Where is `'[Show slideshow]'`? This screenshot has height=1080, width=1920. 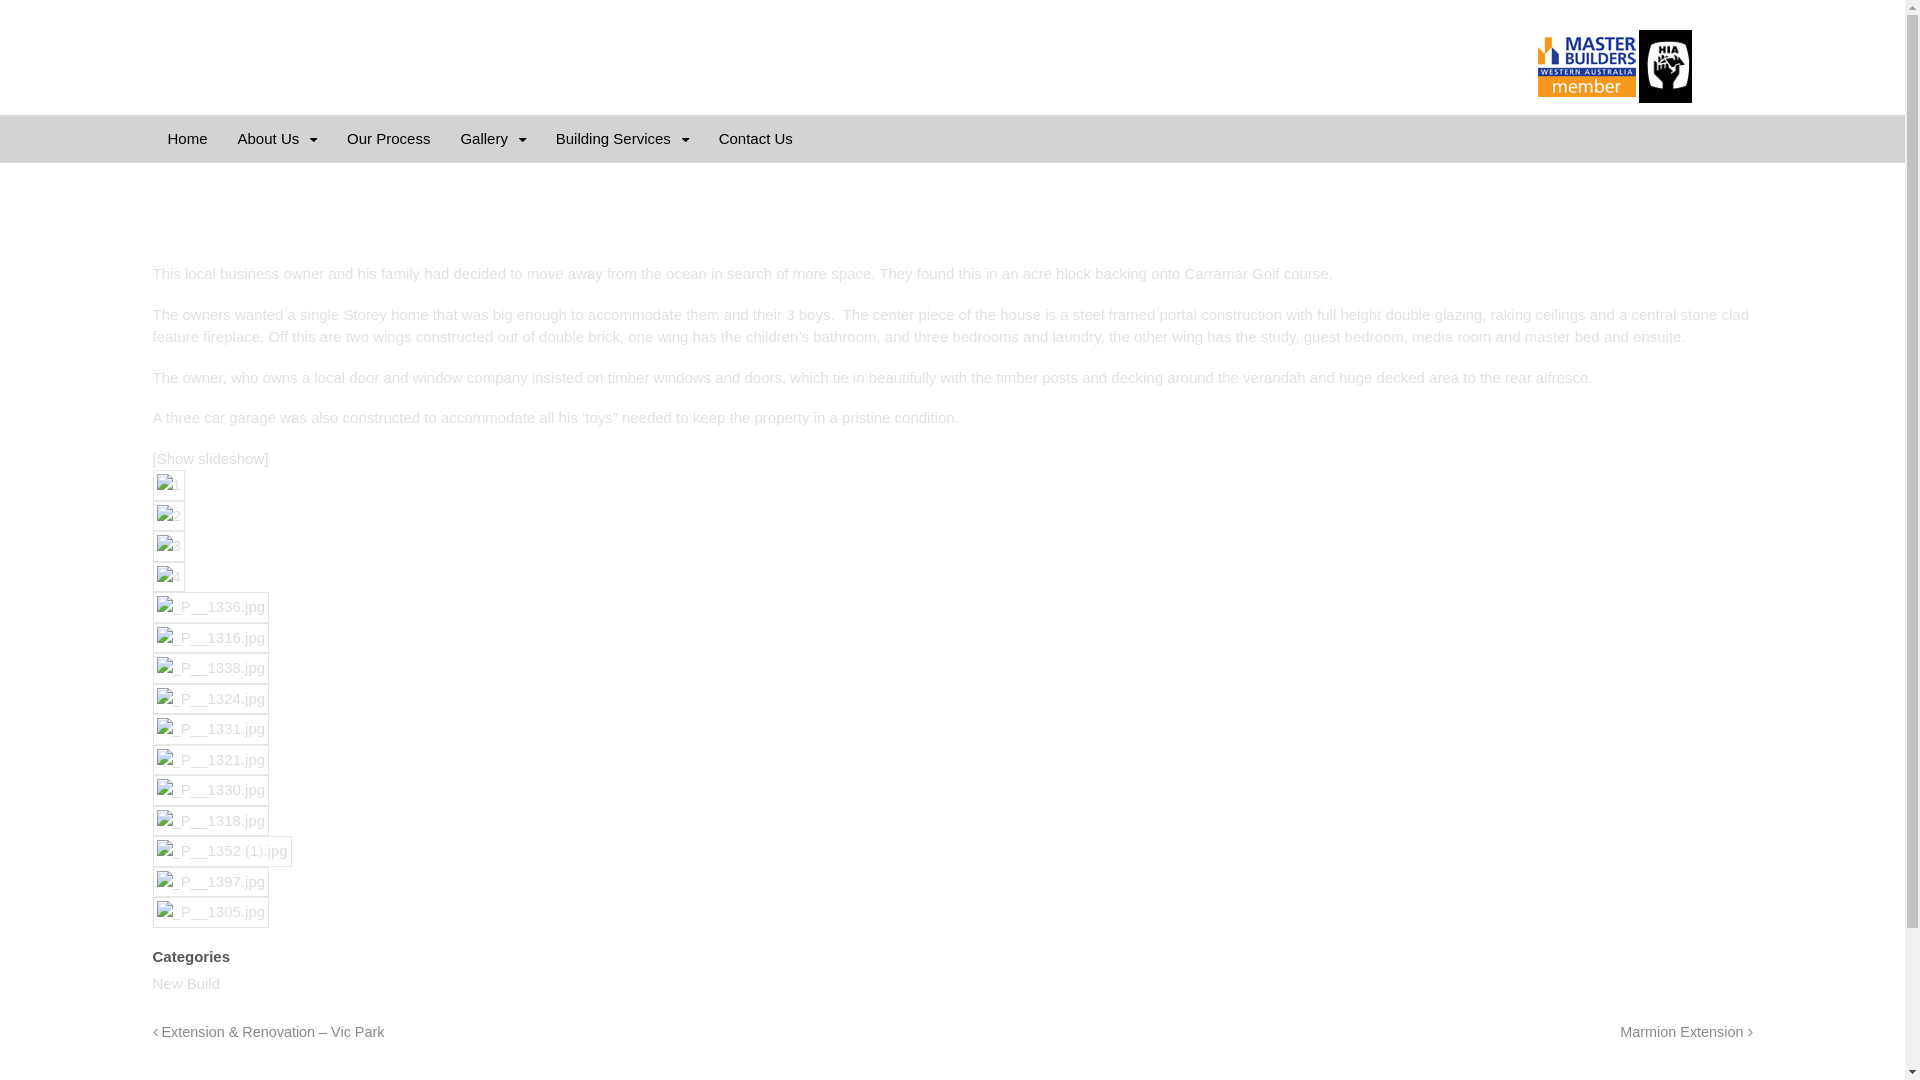
'[Show slideshow]' is located at coordinates (210, 458).